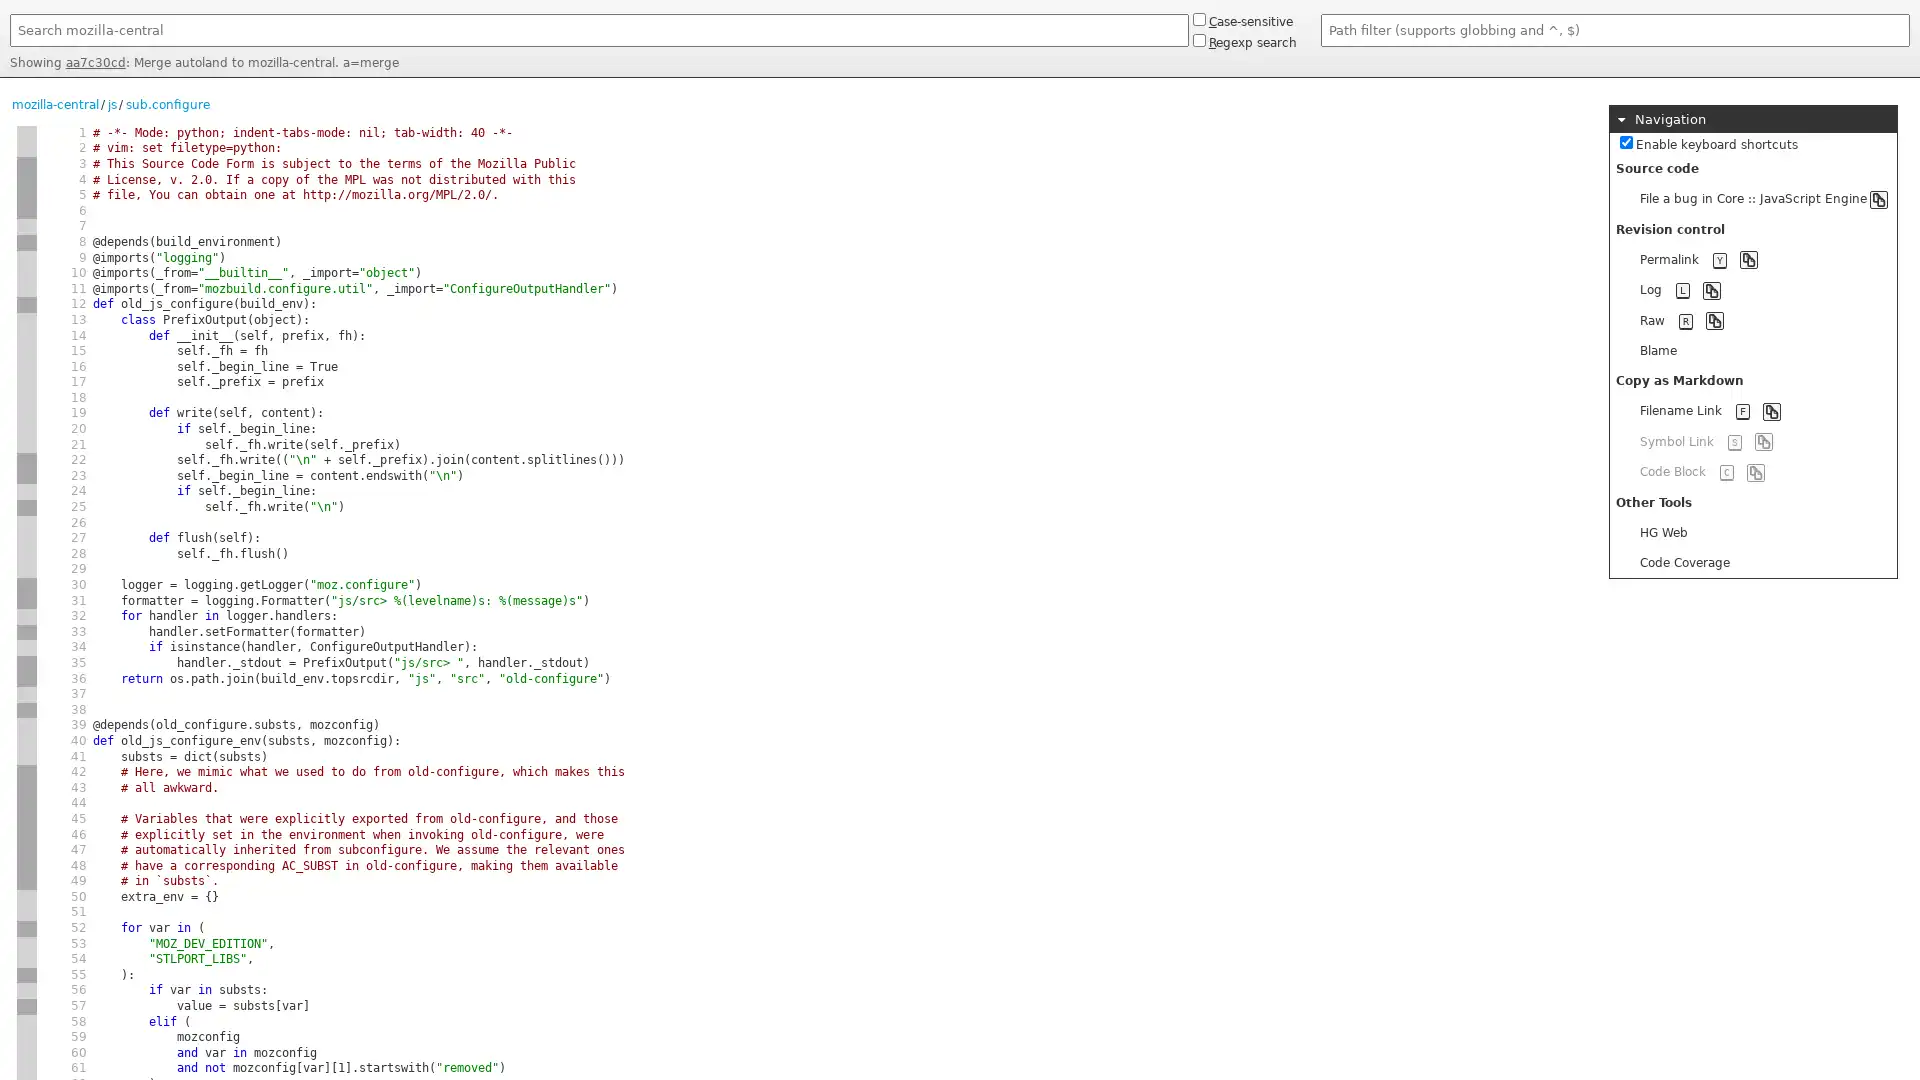  What do you see at coordinates (27, 740) in the screenshot?
I see `same hash 5` at bounding box center [27, 740].